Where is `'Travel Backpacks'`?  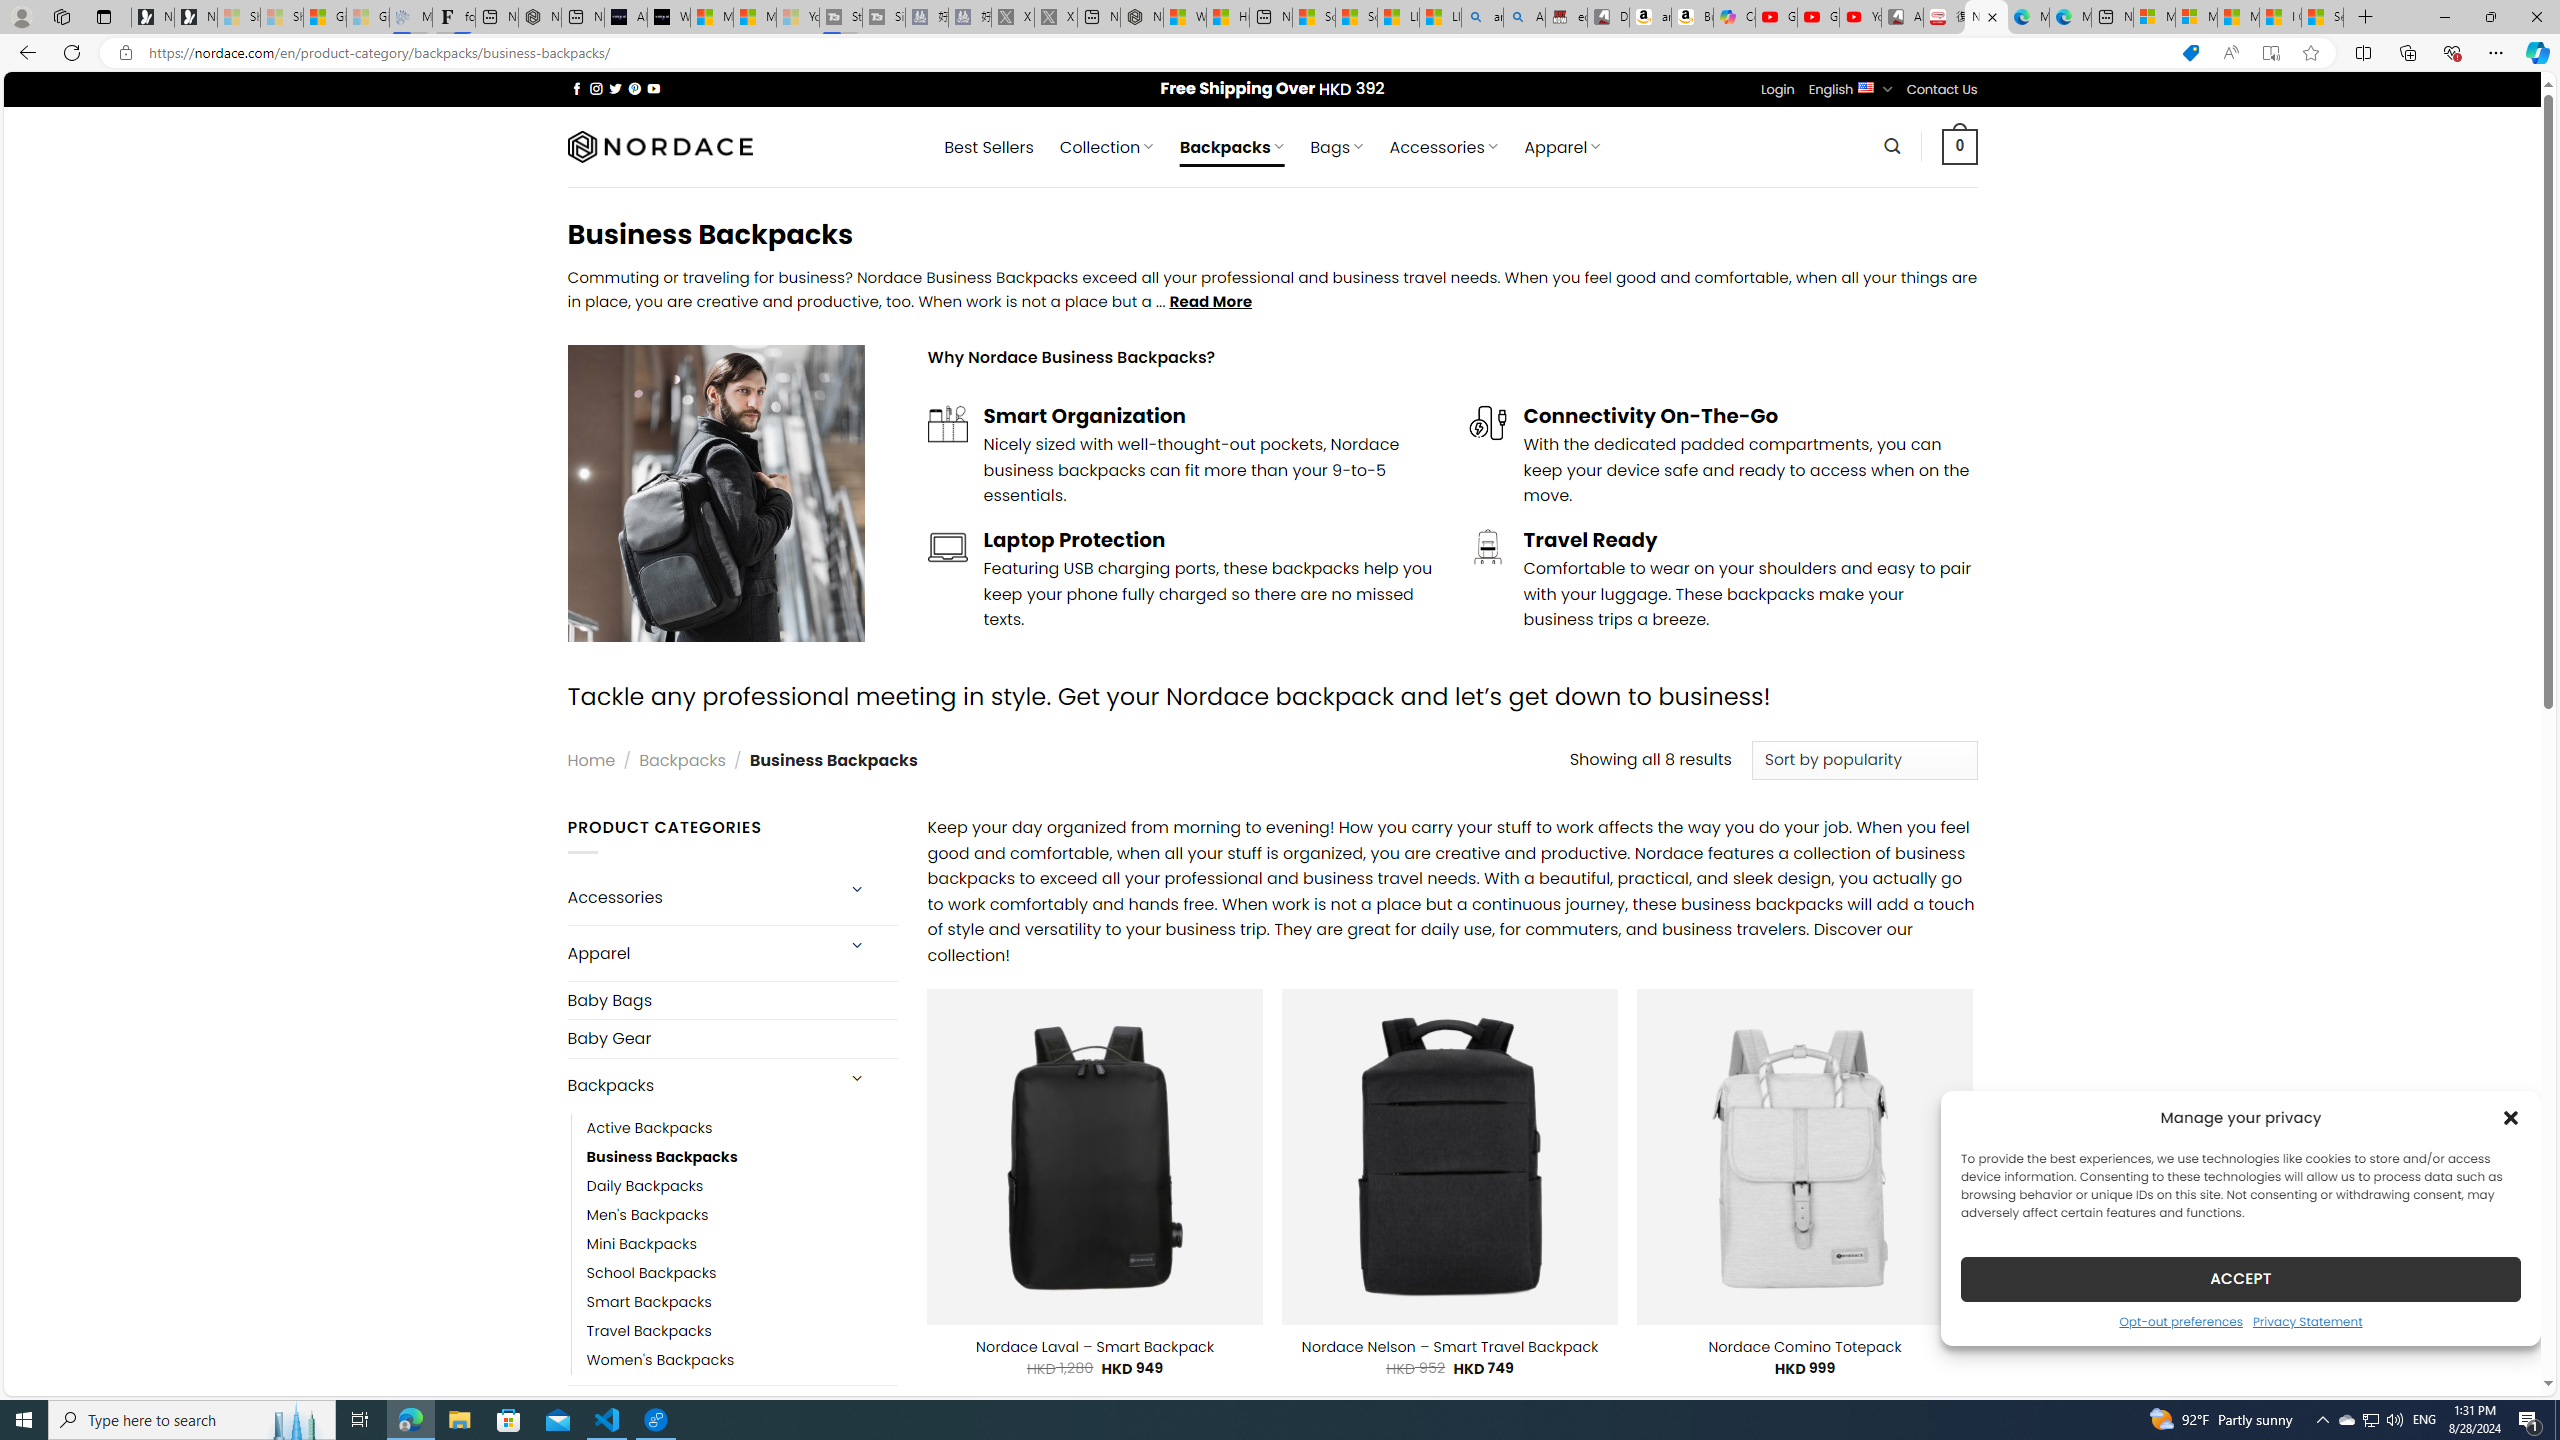 'Travel Backpacks' is located at coordinates (741, 1330).